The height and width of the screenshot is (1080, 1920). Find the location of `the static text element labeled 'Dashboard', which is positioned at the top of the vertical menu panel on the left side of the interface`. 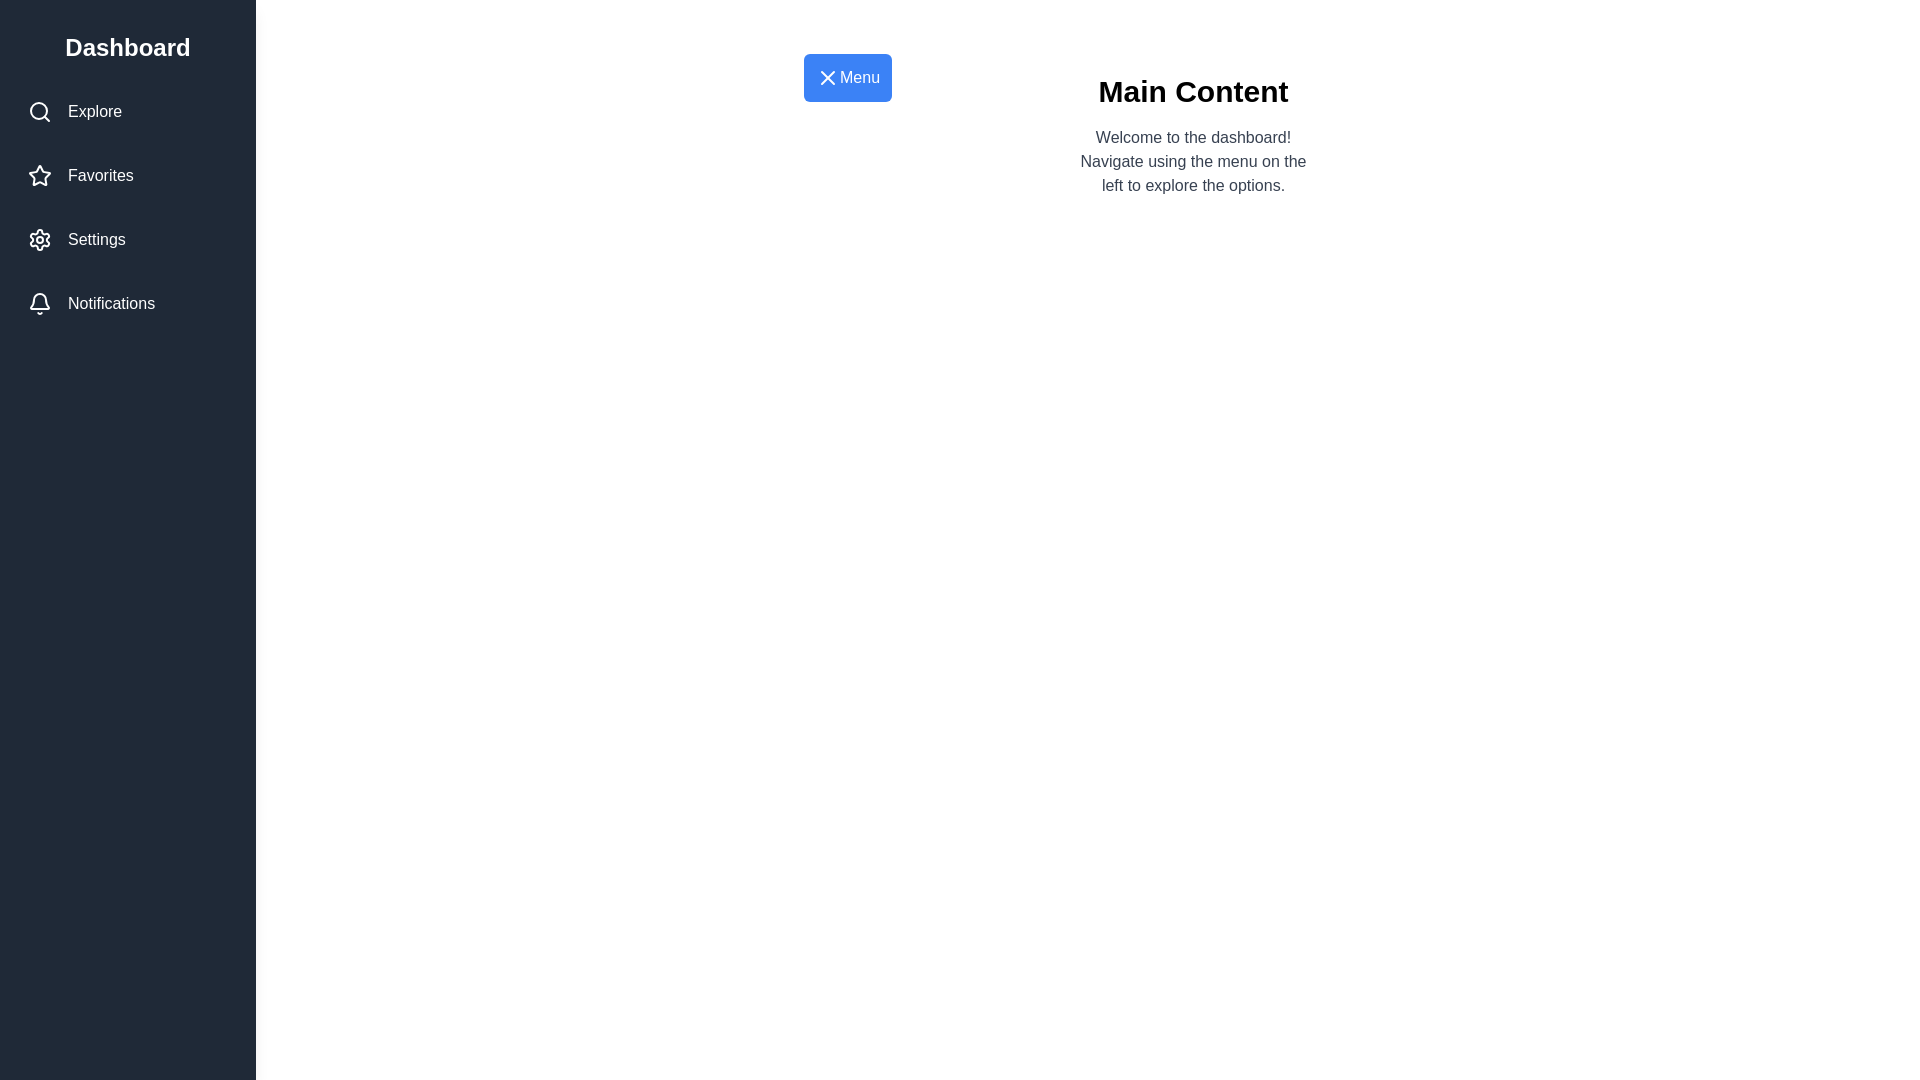

the static text element labeled 'Dashboard', which is positioned at the top of the vertical menu panel on the left side of the interface is located at coordinates (127, 46).